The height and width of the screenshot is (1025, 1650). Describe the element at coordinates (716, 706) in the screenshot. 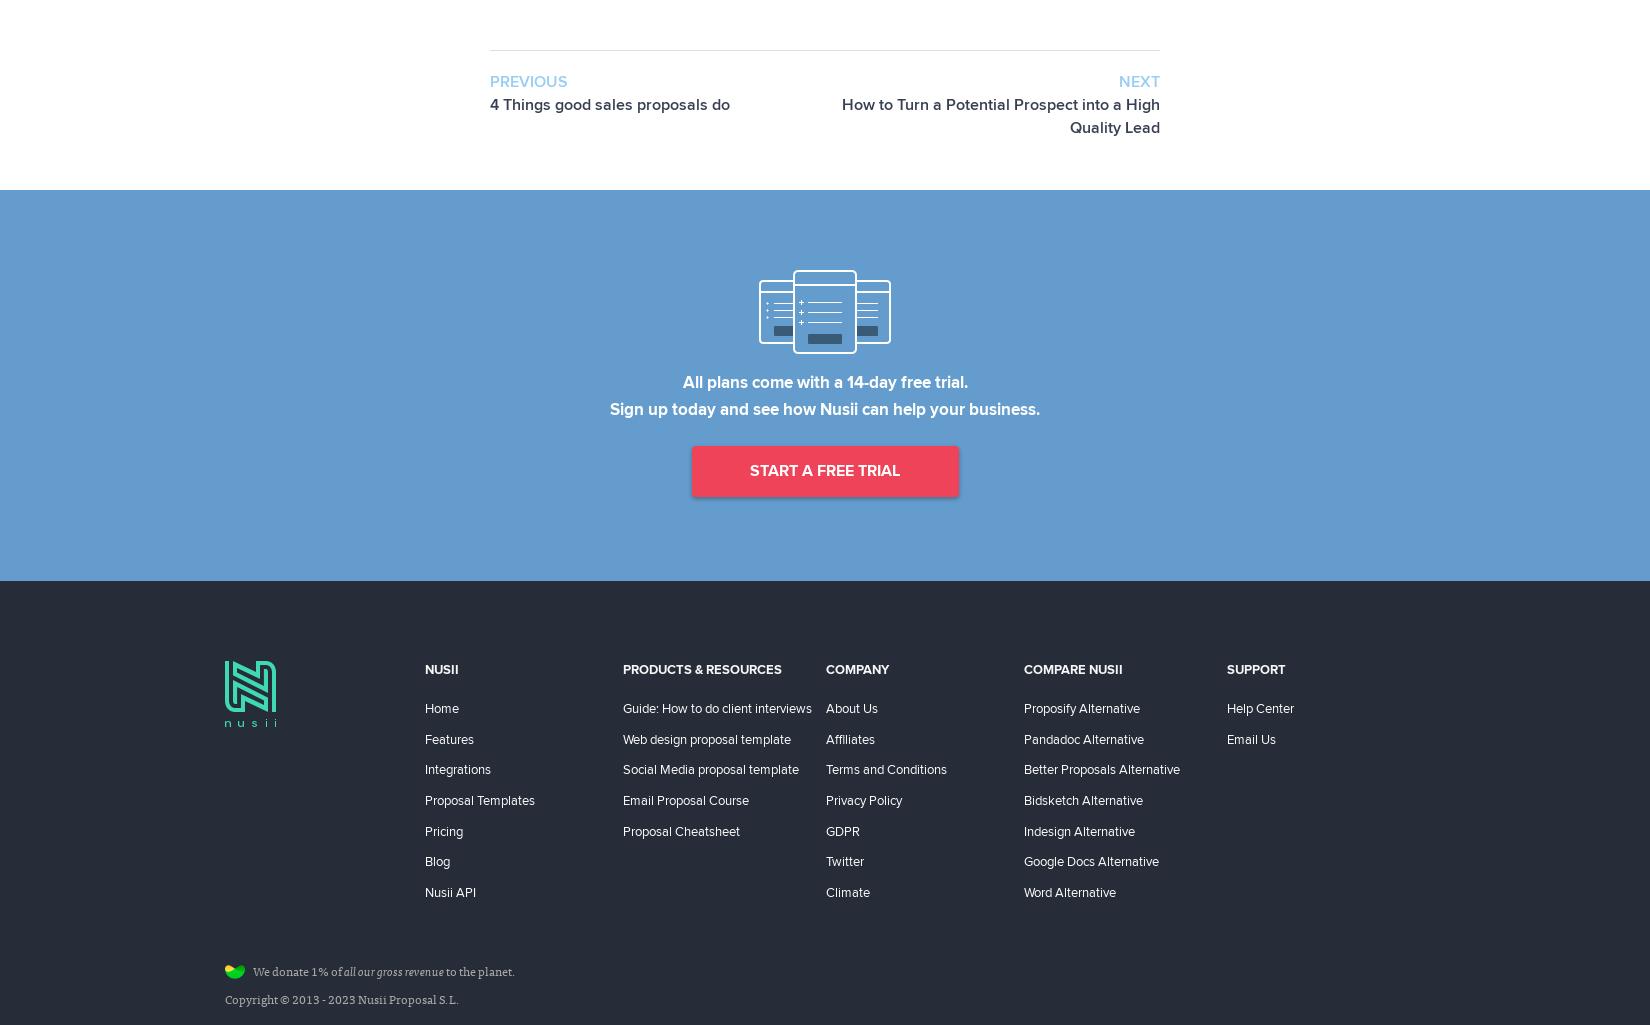

I see `'Guide: How to do client interviews'` at that location.